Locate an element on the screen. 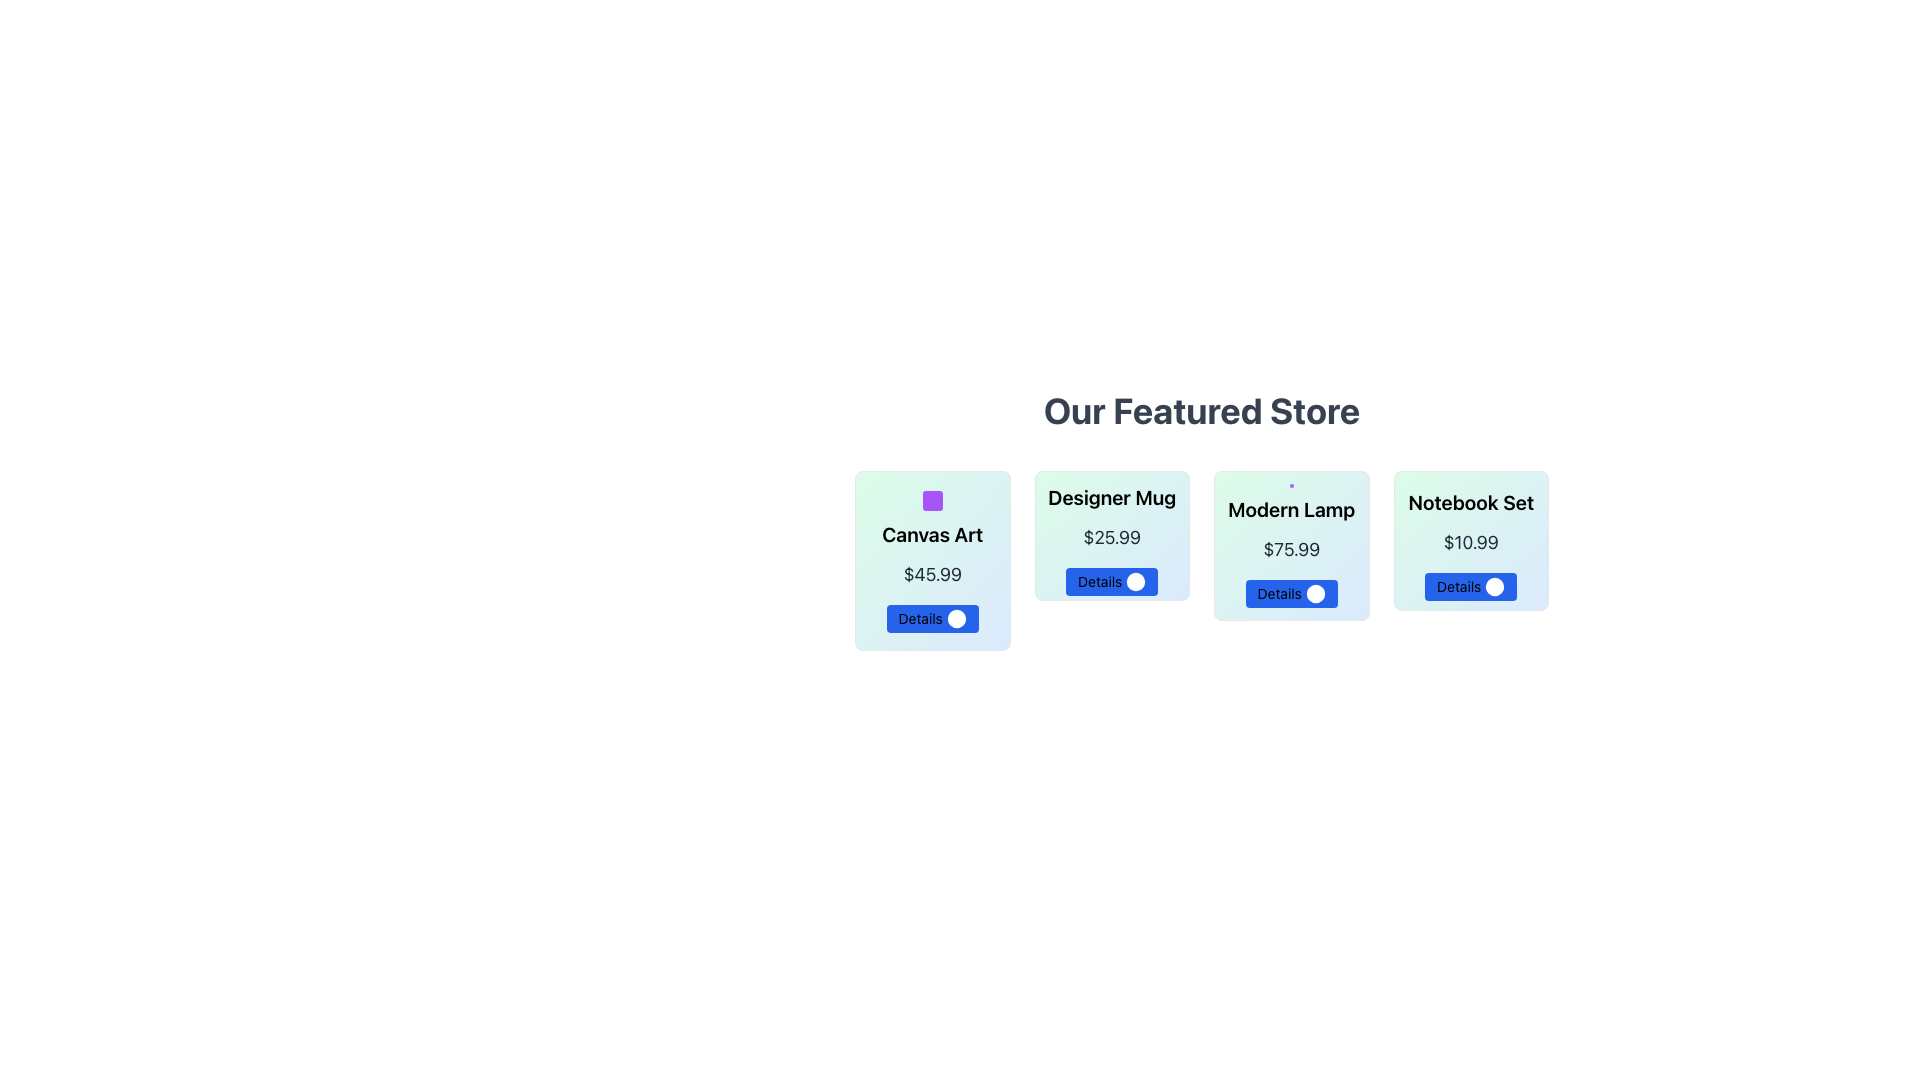  the button associated with the 'Modern Lamp' product is located at coordinates (1291, 593).